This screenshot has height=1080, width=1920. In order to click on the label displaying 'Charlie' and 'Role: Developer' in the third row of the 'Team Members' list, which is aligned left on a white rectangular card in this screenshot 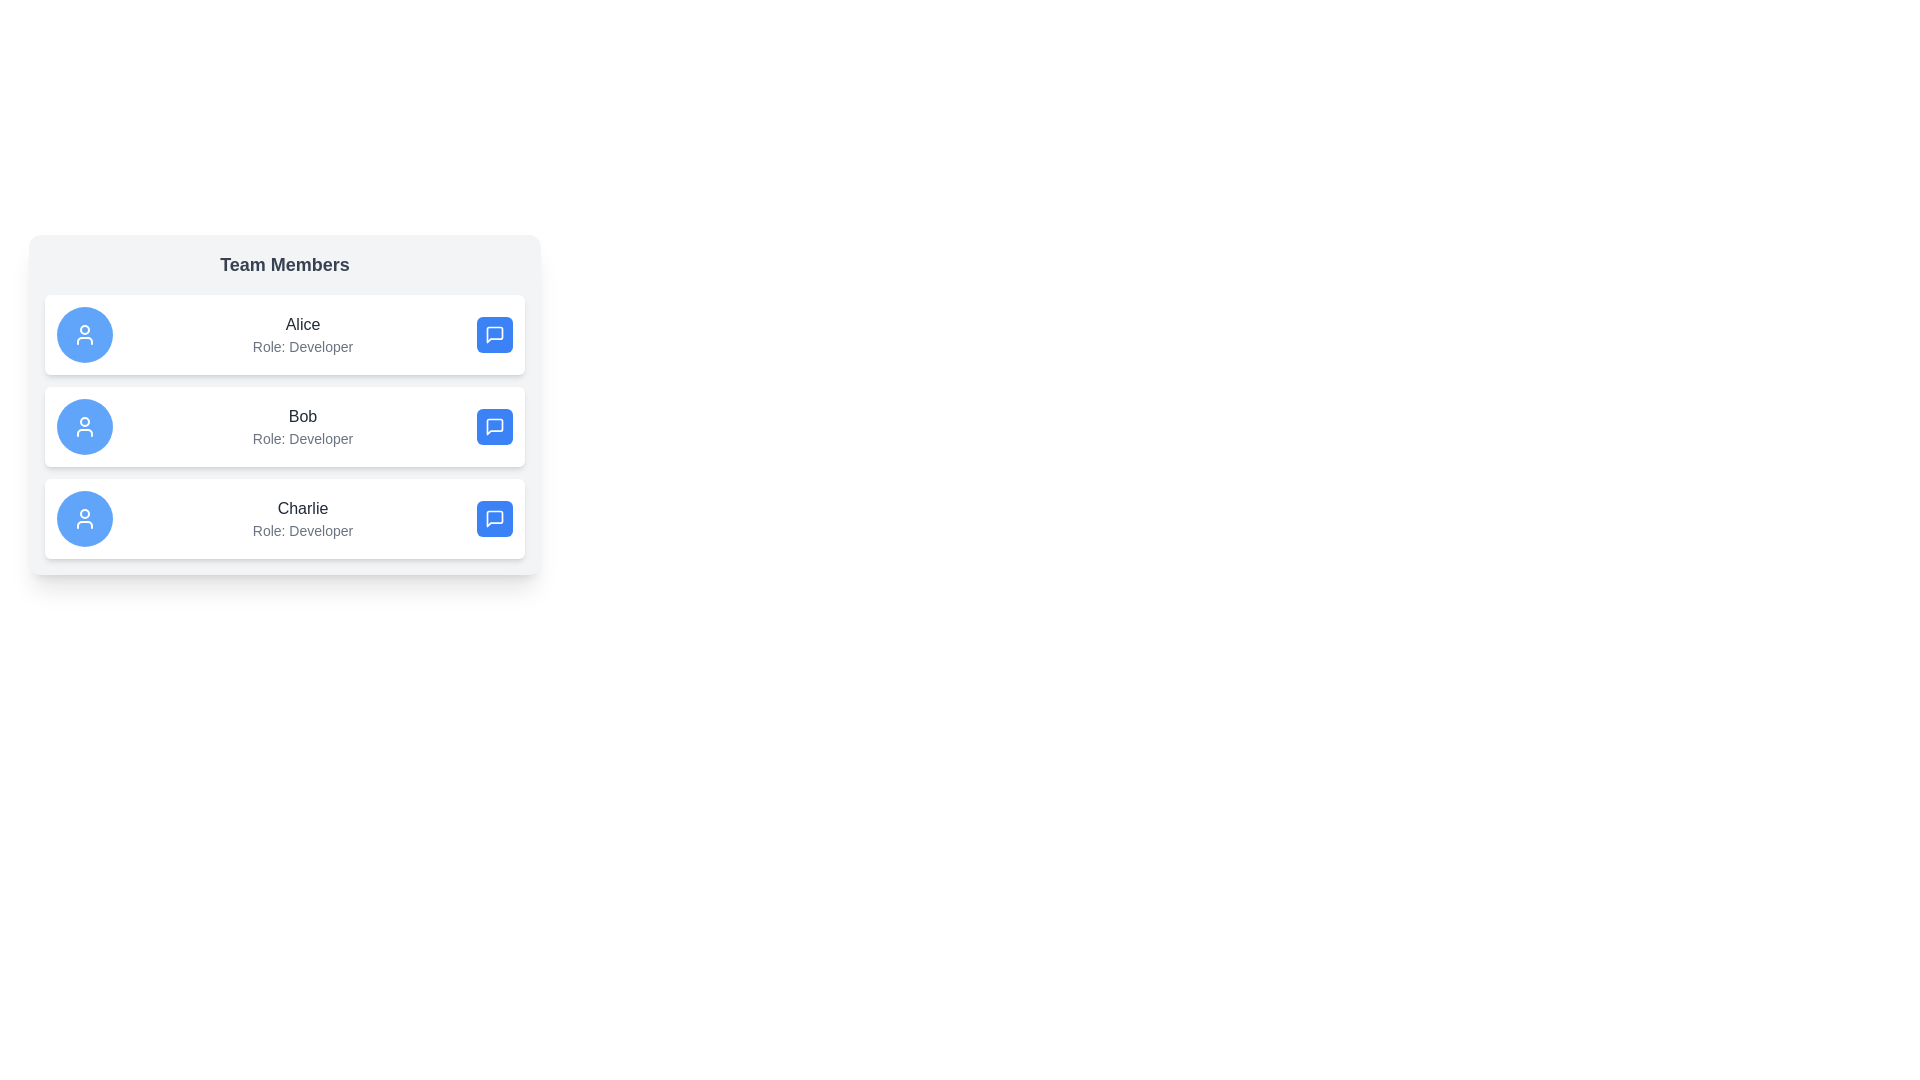, I will do `click(301, 518)`.